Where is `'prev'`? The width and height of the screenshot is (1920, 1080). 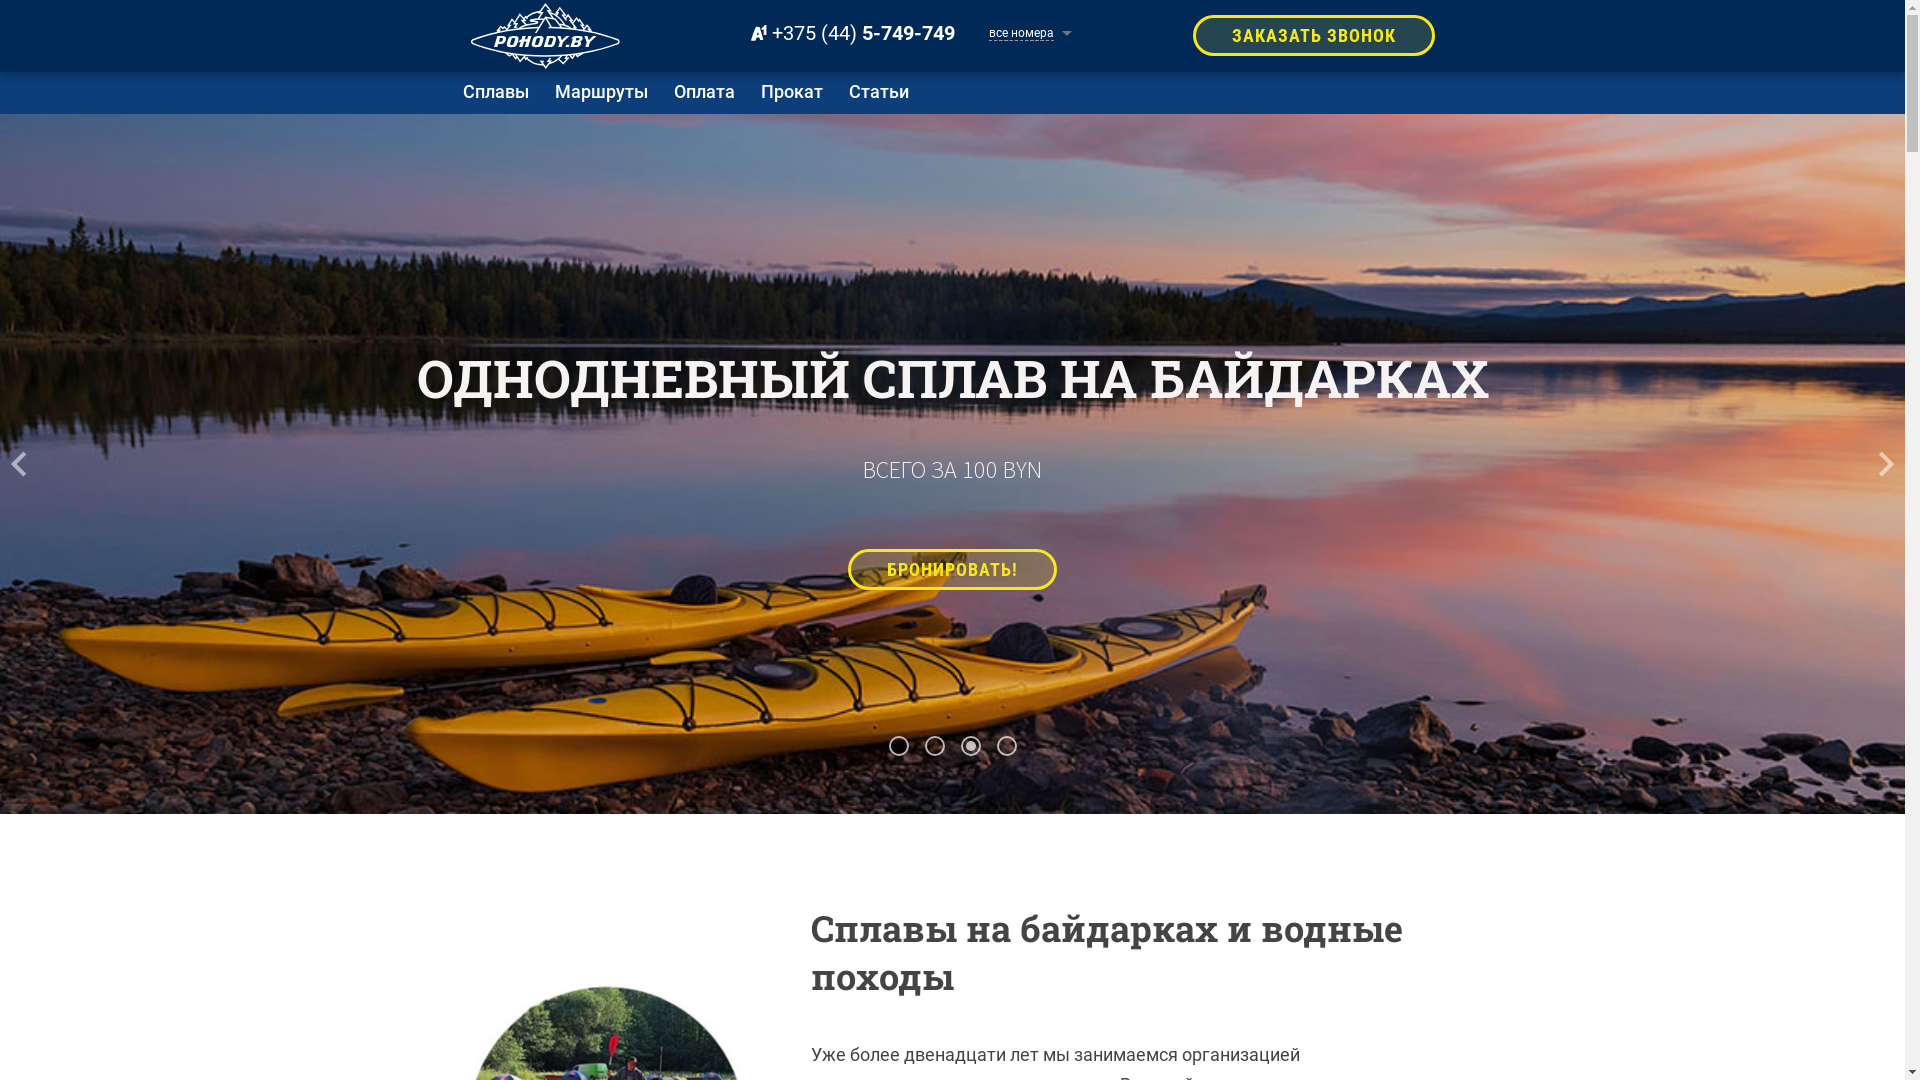
'prev' is located at coordinates (34, 463).